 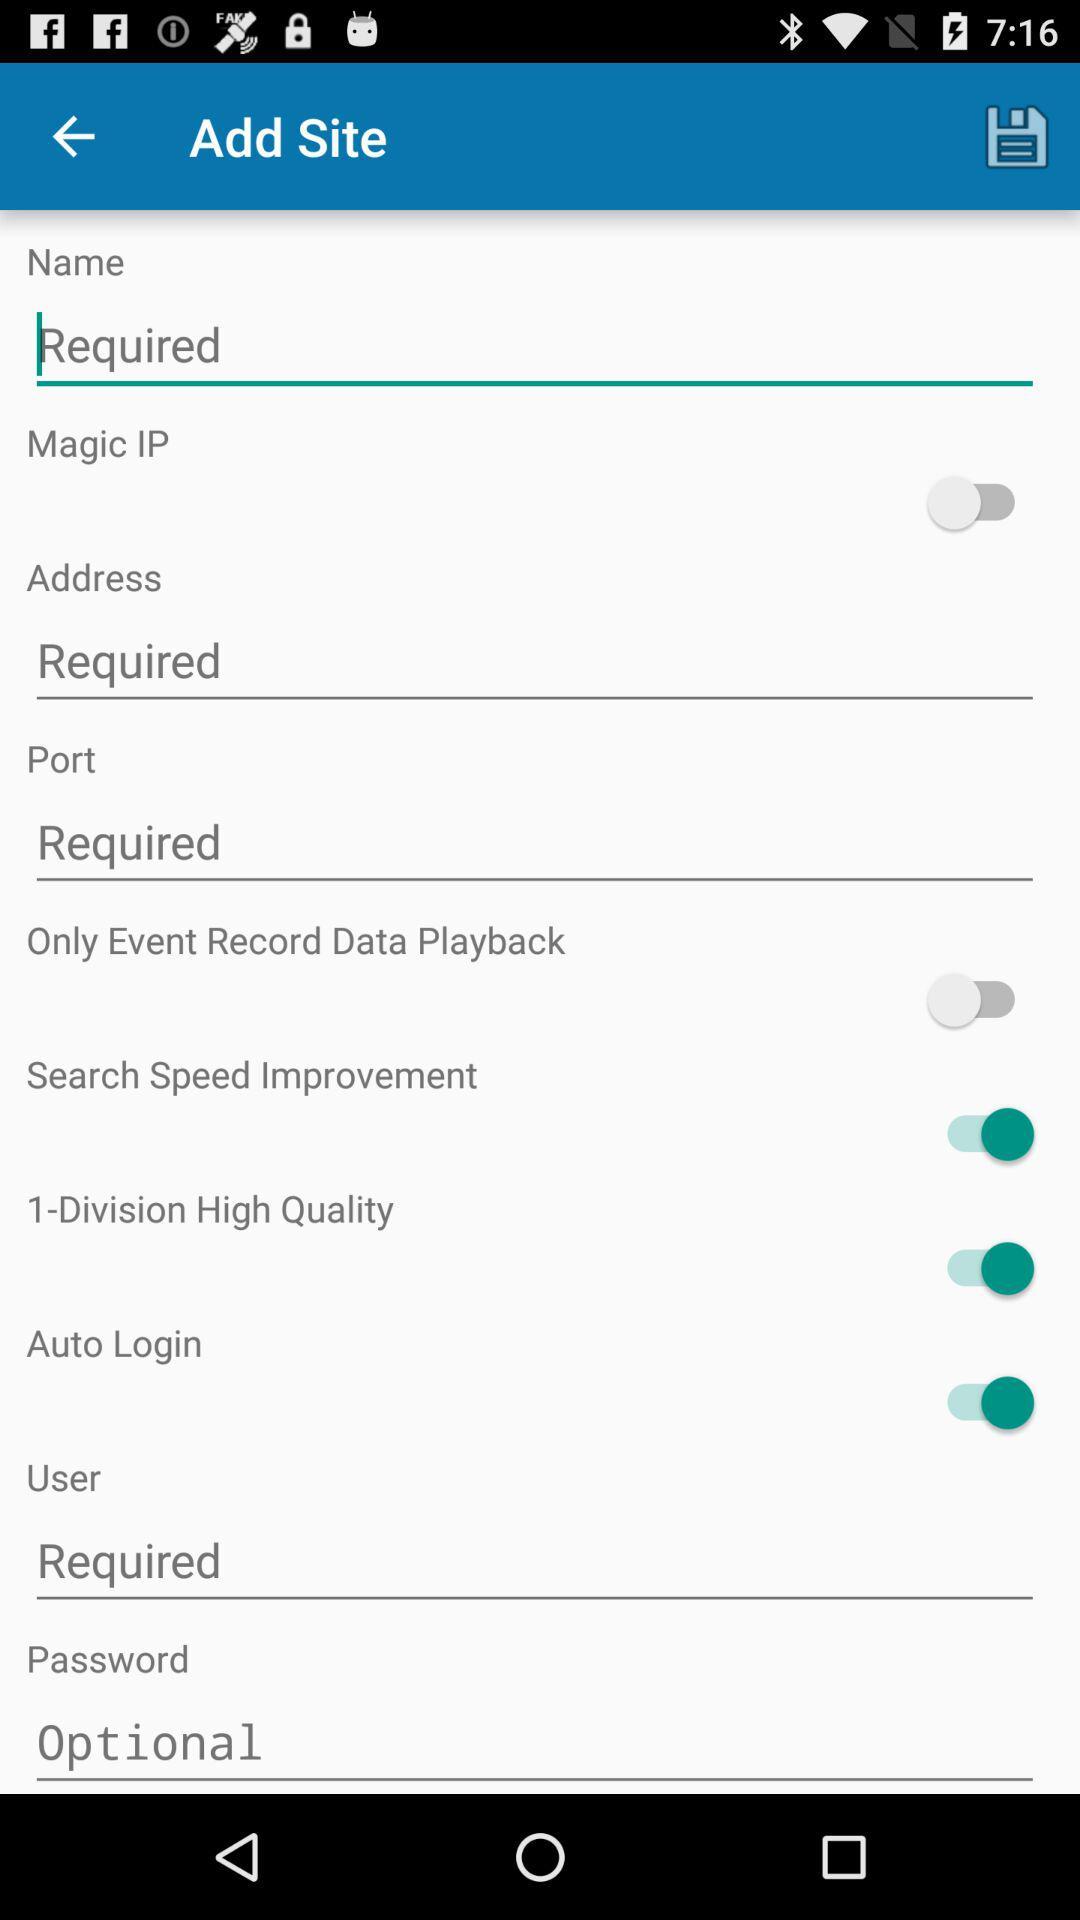 What do you see at coordinates (1017, 135) in the screenshot?
I see `the item next to the add site item` at bounding box center [1017, 135].